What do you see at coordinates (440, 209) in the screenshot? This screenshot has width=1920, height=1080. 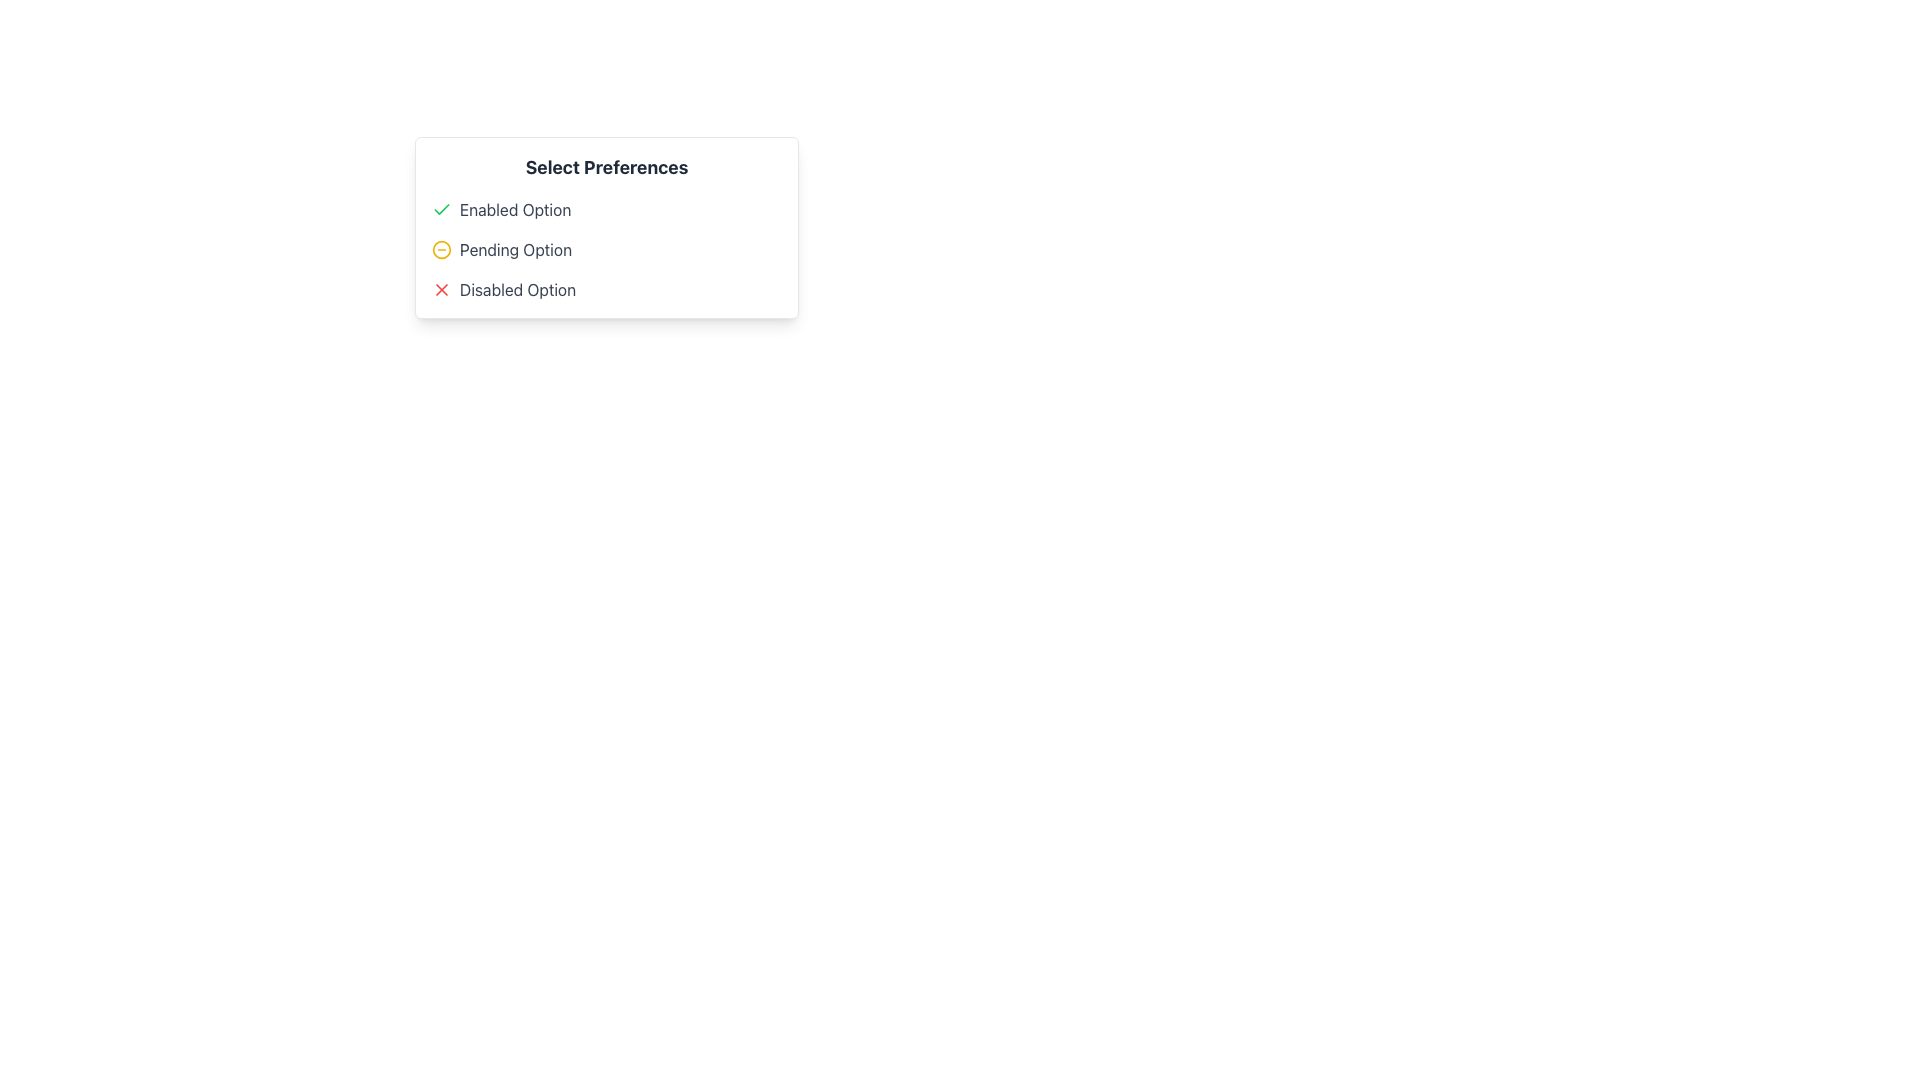 I see `the visual indicator icon that signifies the 'Enabled Option' is currently selected in the preference selection panel` at bounding box center [440, 209].